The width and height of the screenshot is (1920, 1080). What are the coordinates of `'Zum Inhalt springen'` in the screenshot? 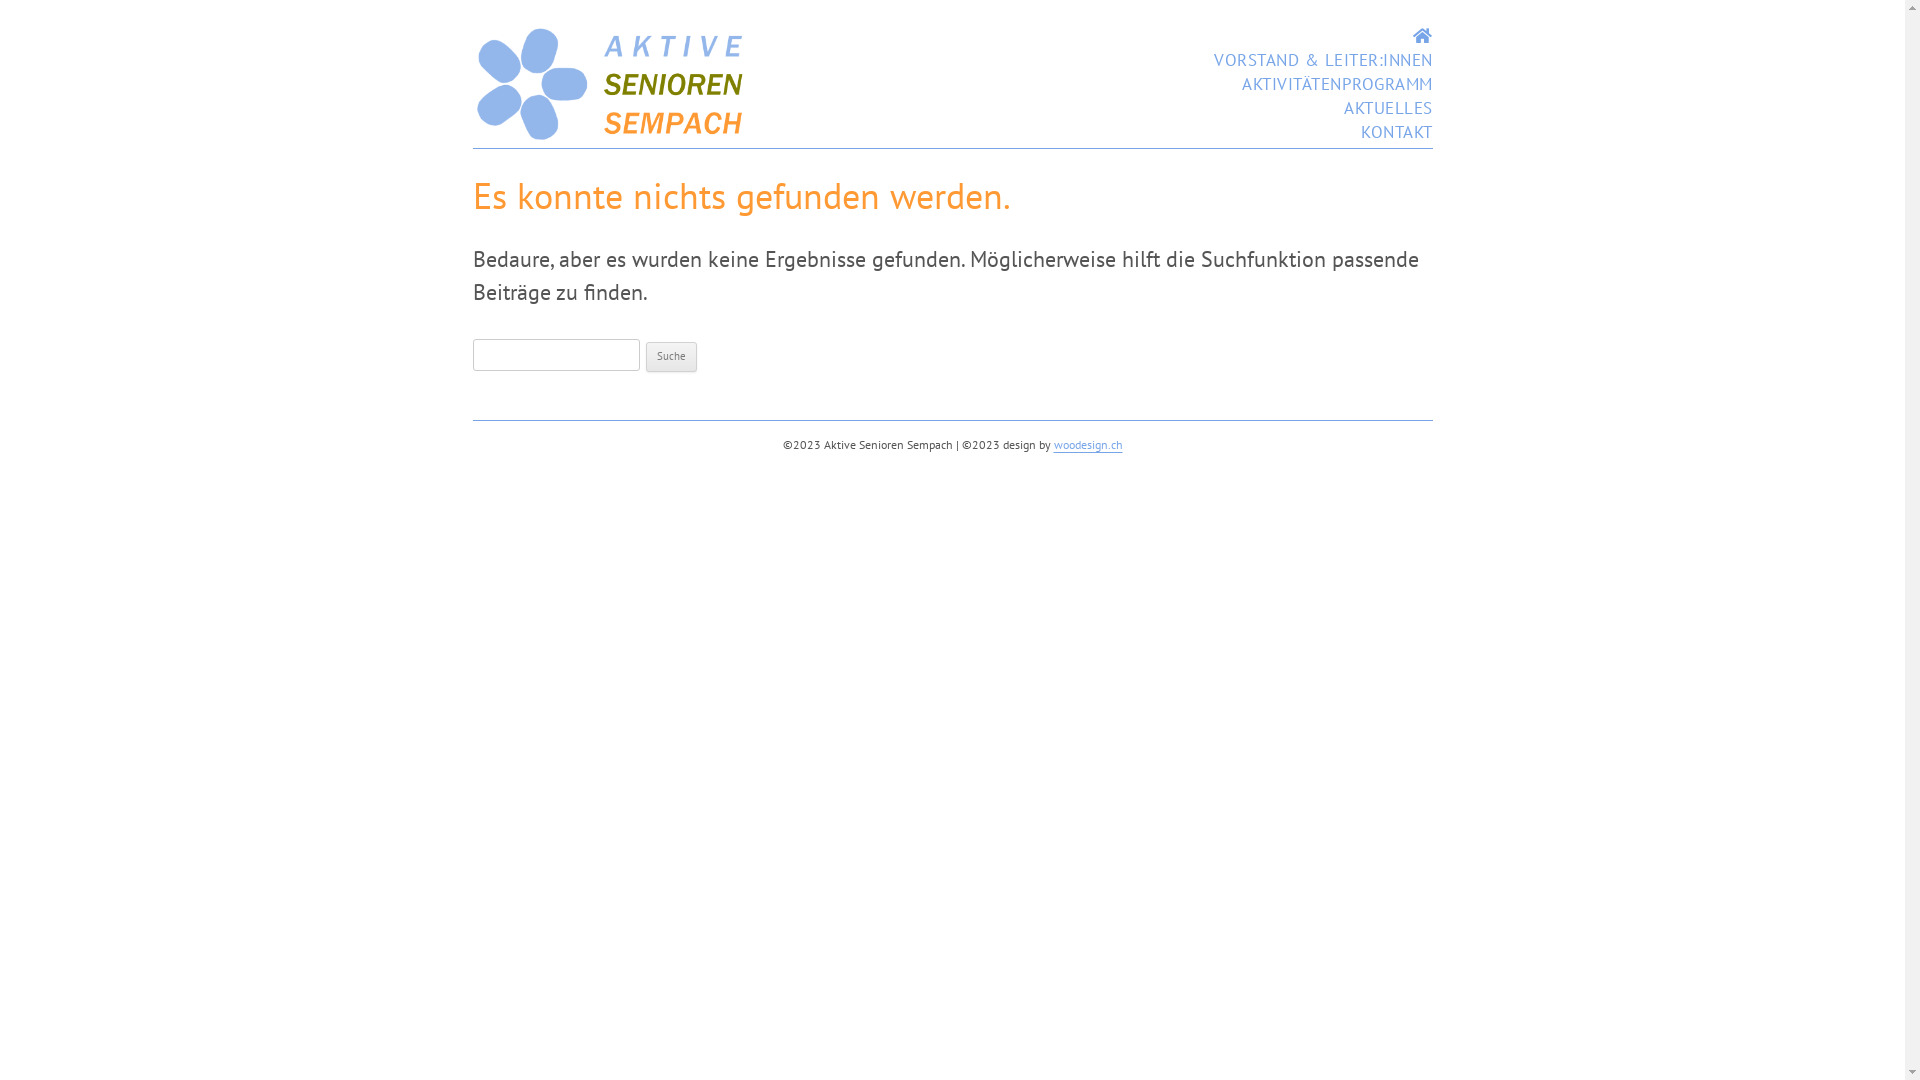 It's located at (1323, 24).